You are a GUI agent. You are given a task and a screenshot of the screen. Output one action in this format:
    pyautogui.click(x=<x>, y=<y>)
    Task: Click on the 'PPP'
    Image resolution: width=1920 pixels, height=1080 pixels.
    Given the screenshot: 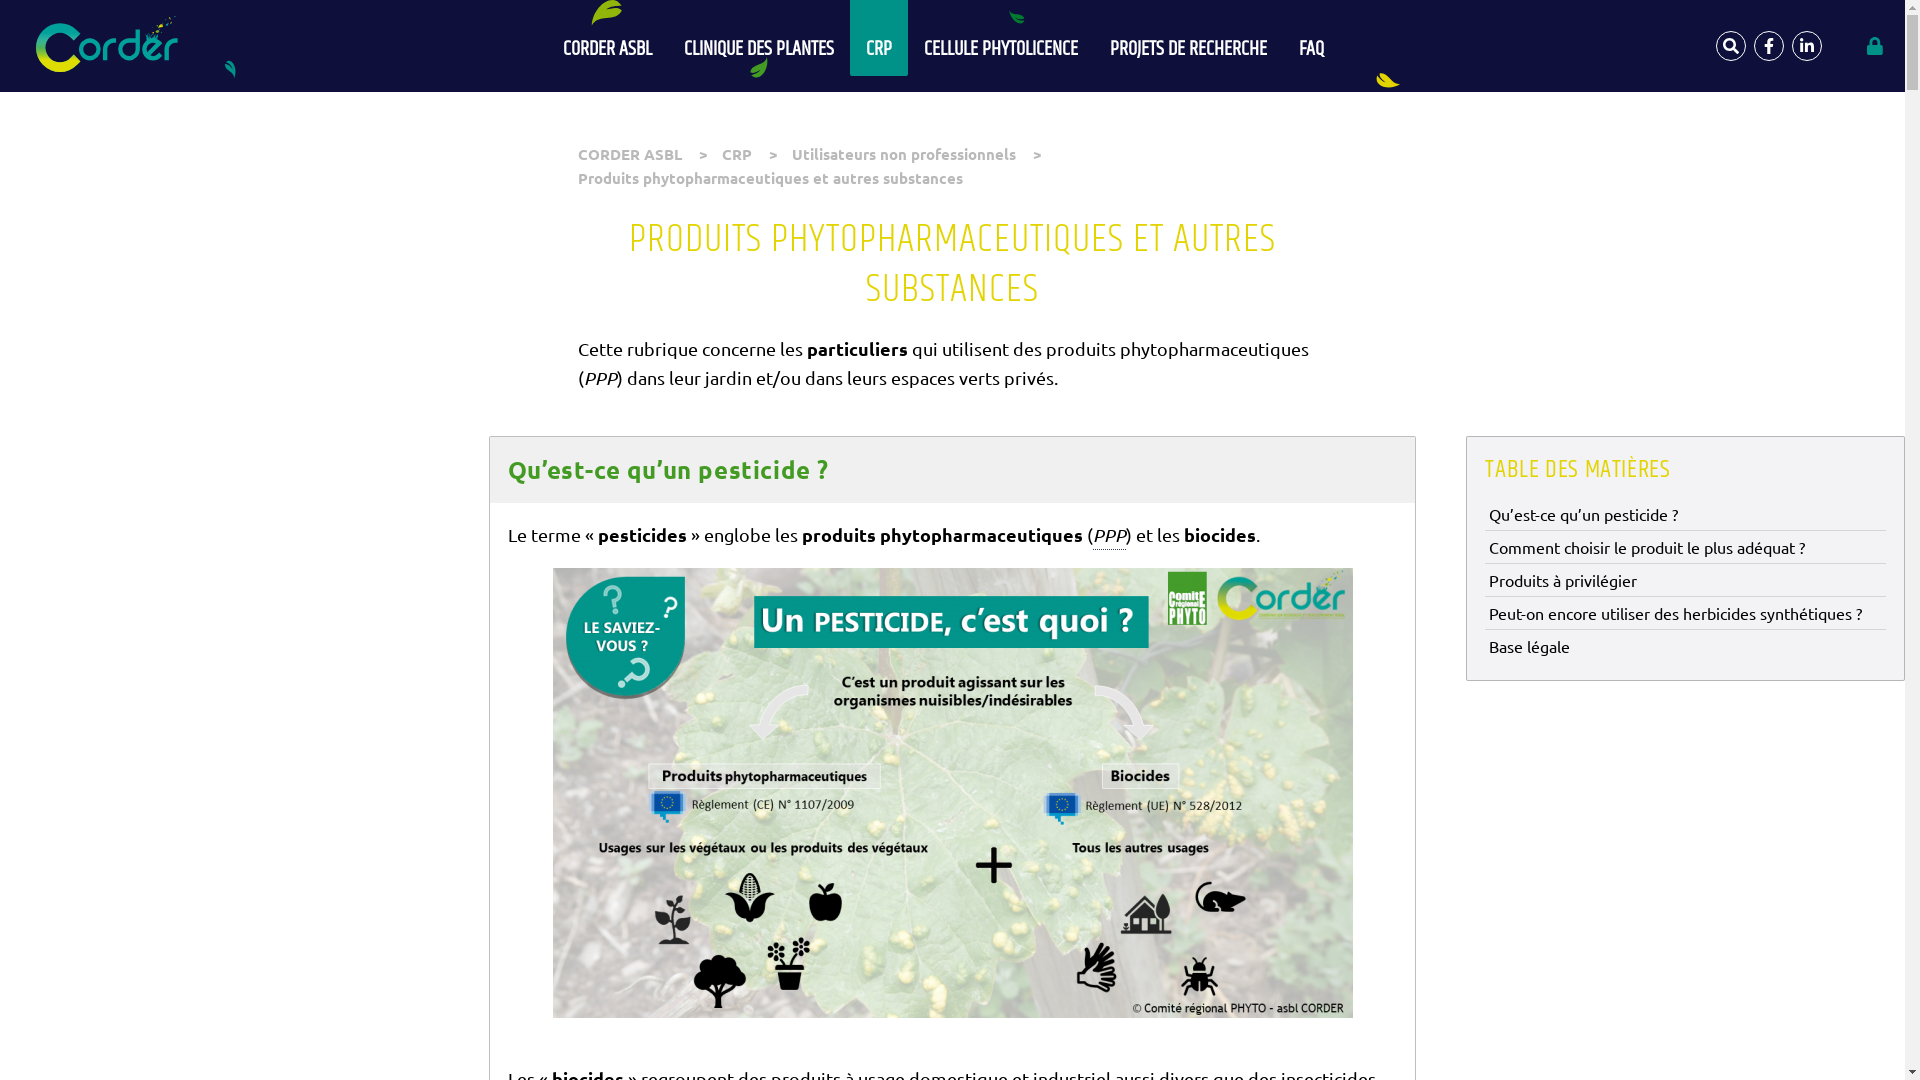 What is the action you would take?
    pyautogui.click(x=1108, y=535)
    